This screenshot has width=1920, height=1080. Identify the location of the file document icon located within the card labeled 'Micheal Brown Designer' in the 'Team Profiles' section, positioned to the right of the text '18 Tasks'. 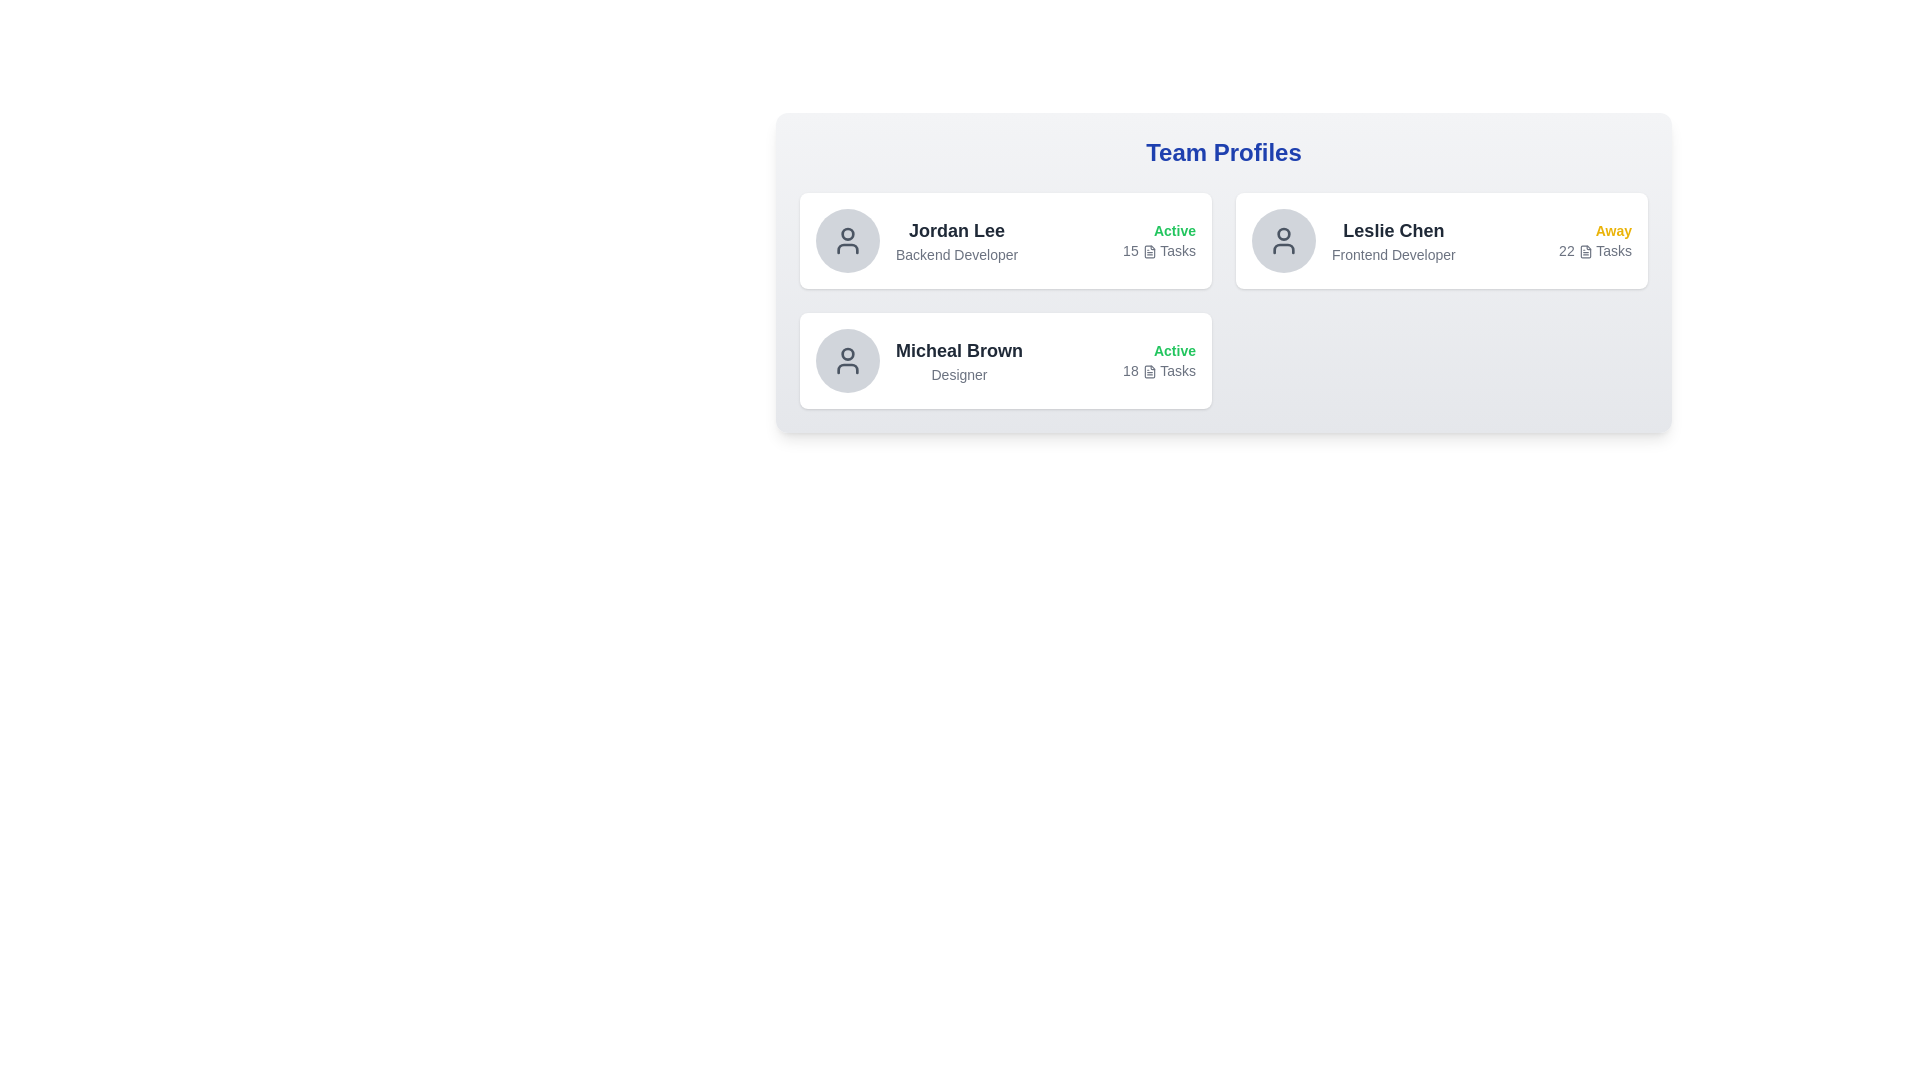
(1149, 372).